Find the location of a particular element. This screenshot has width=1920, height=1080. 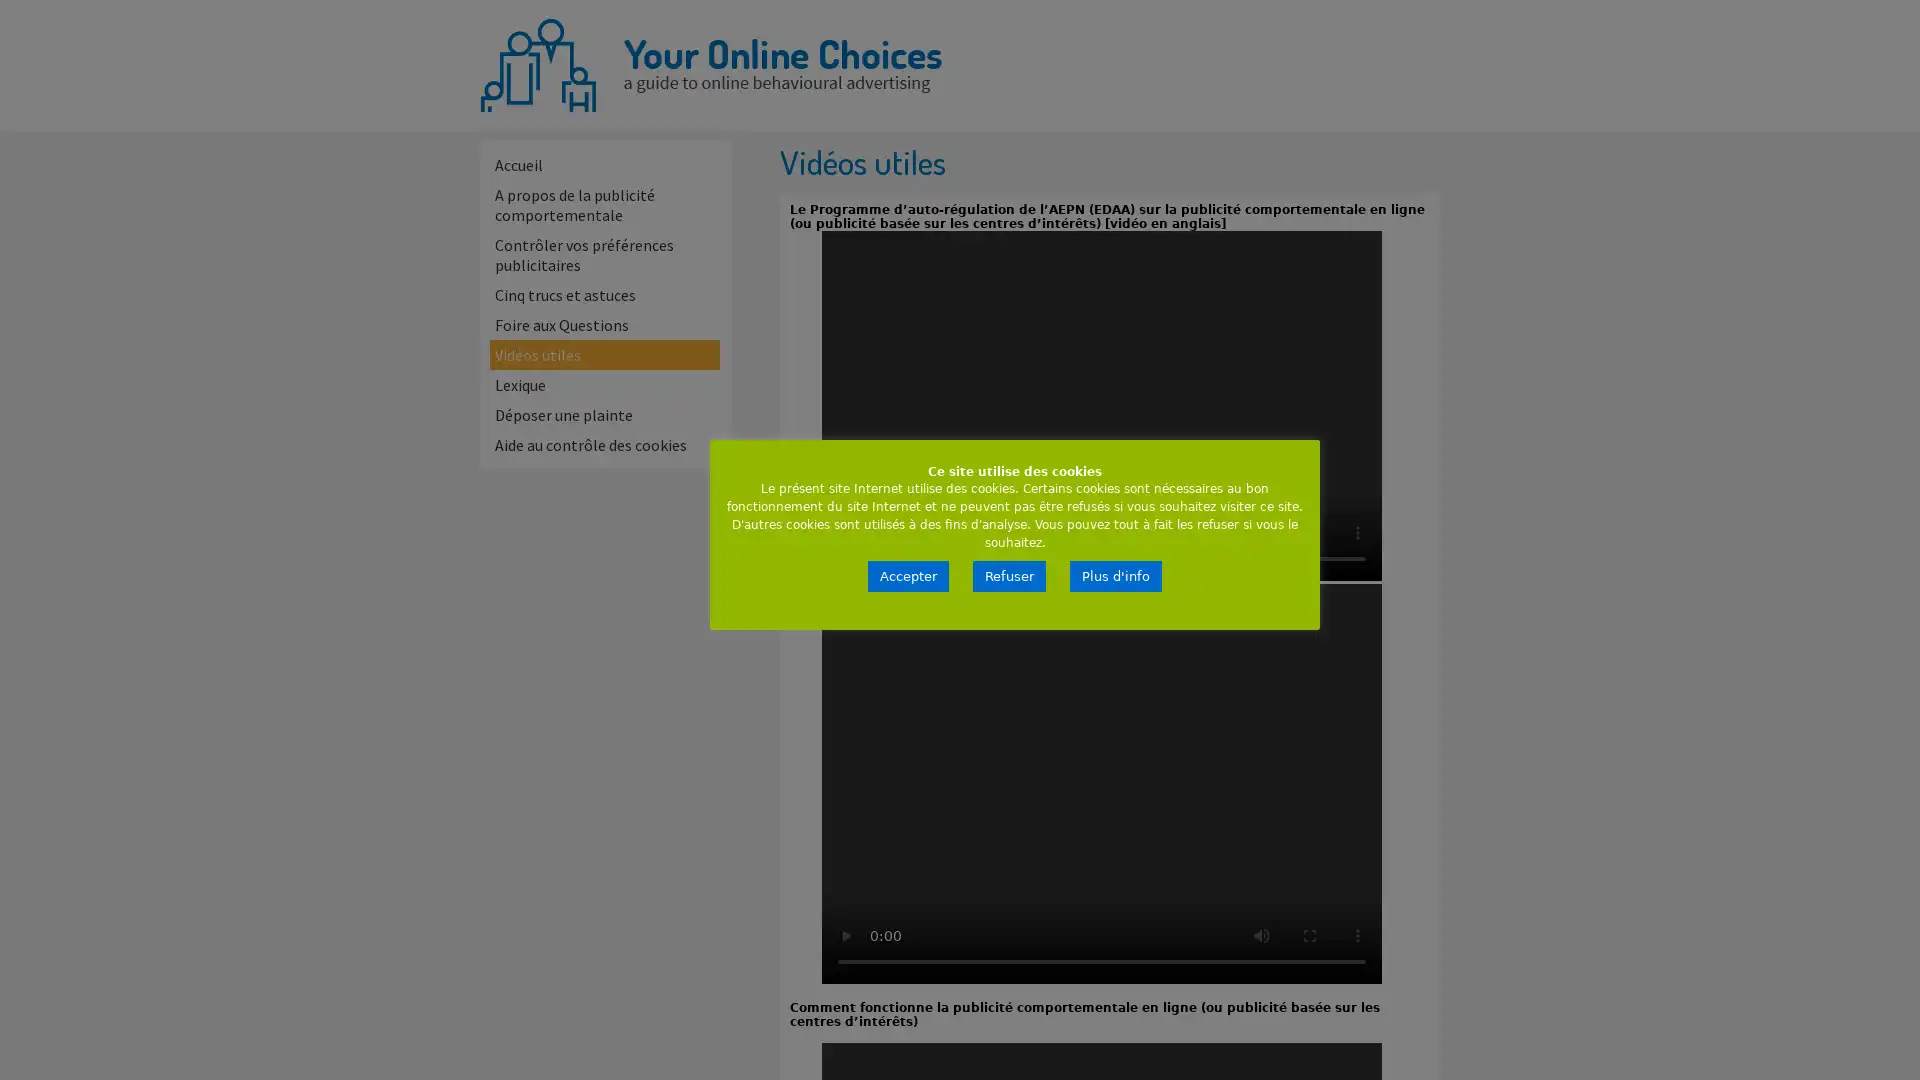

enter full screen is located at coordinates (1310, 531).